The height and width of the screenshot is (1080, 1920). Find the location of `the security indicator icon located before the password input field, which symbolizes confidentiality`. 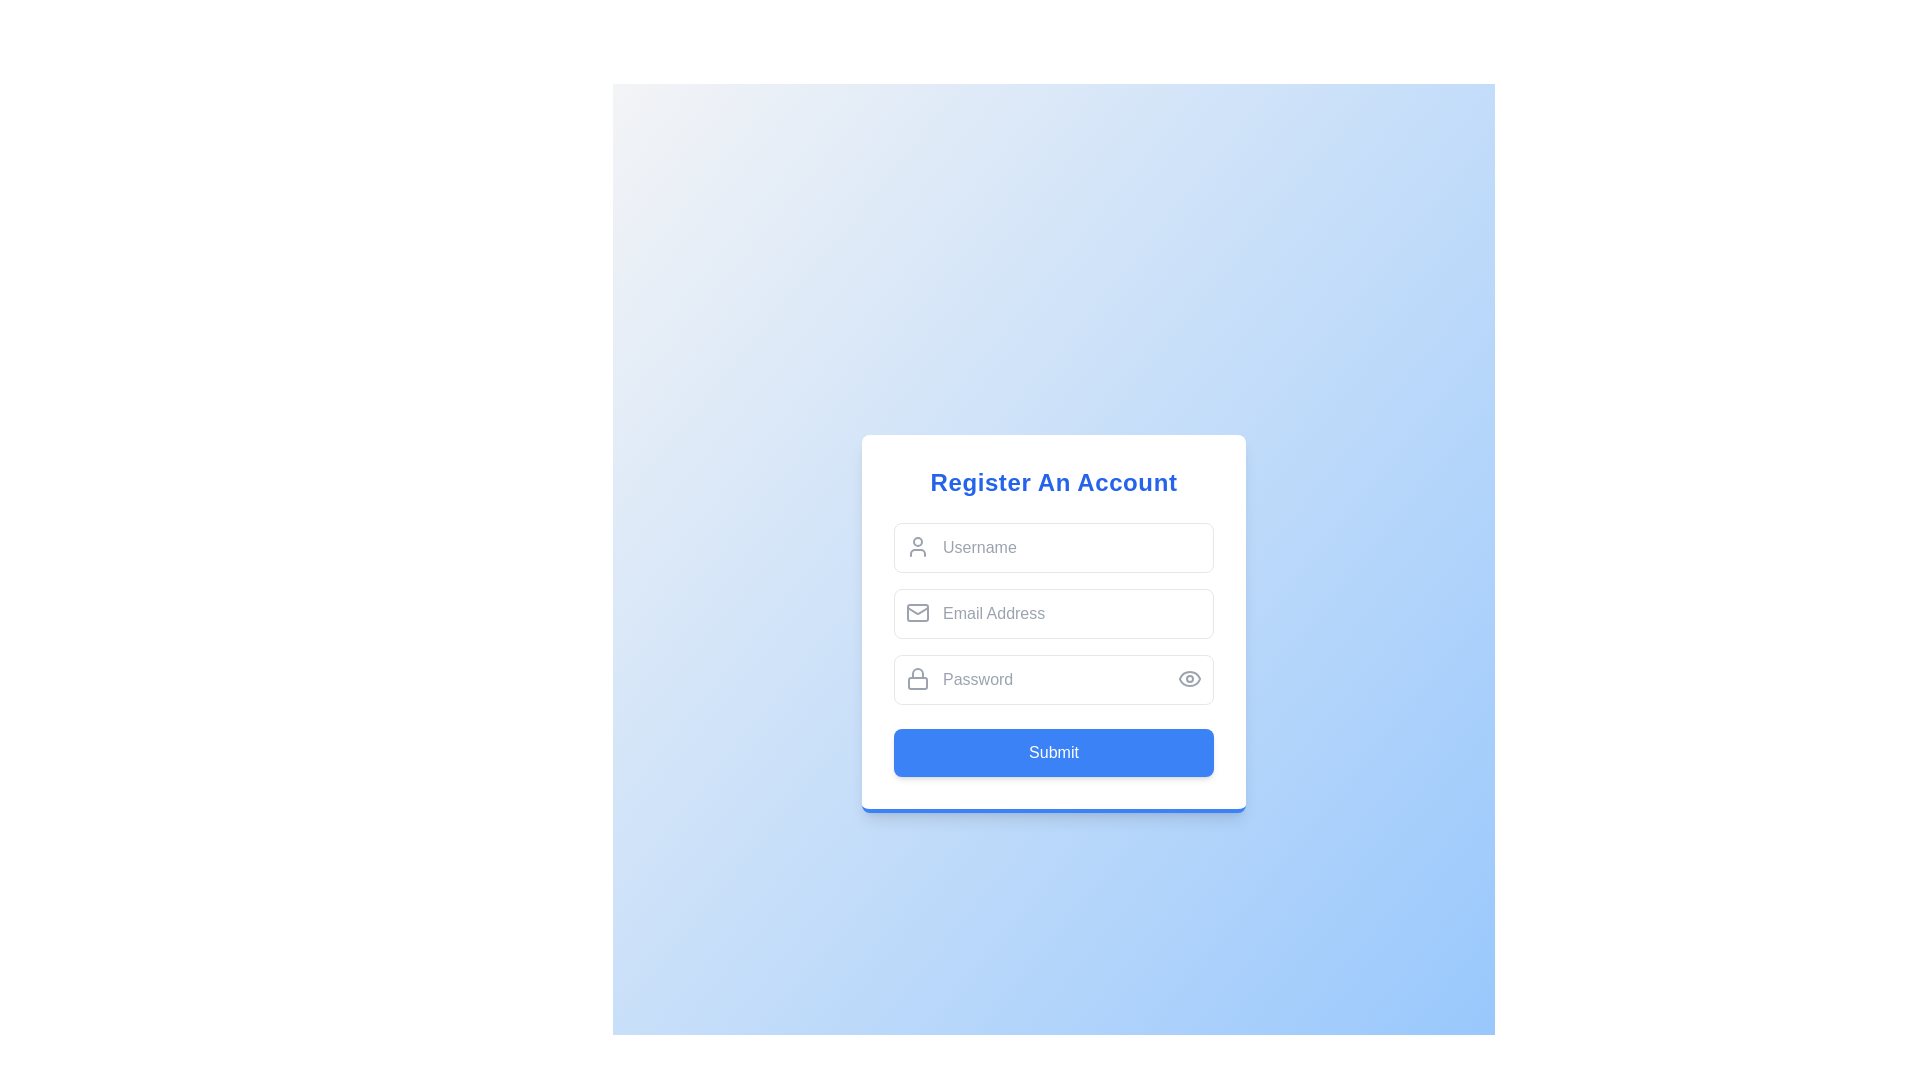

the security indicator icon located before the password input field, which symbolizes confidentiality is located at coordinates (916, 677).